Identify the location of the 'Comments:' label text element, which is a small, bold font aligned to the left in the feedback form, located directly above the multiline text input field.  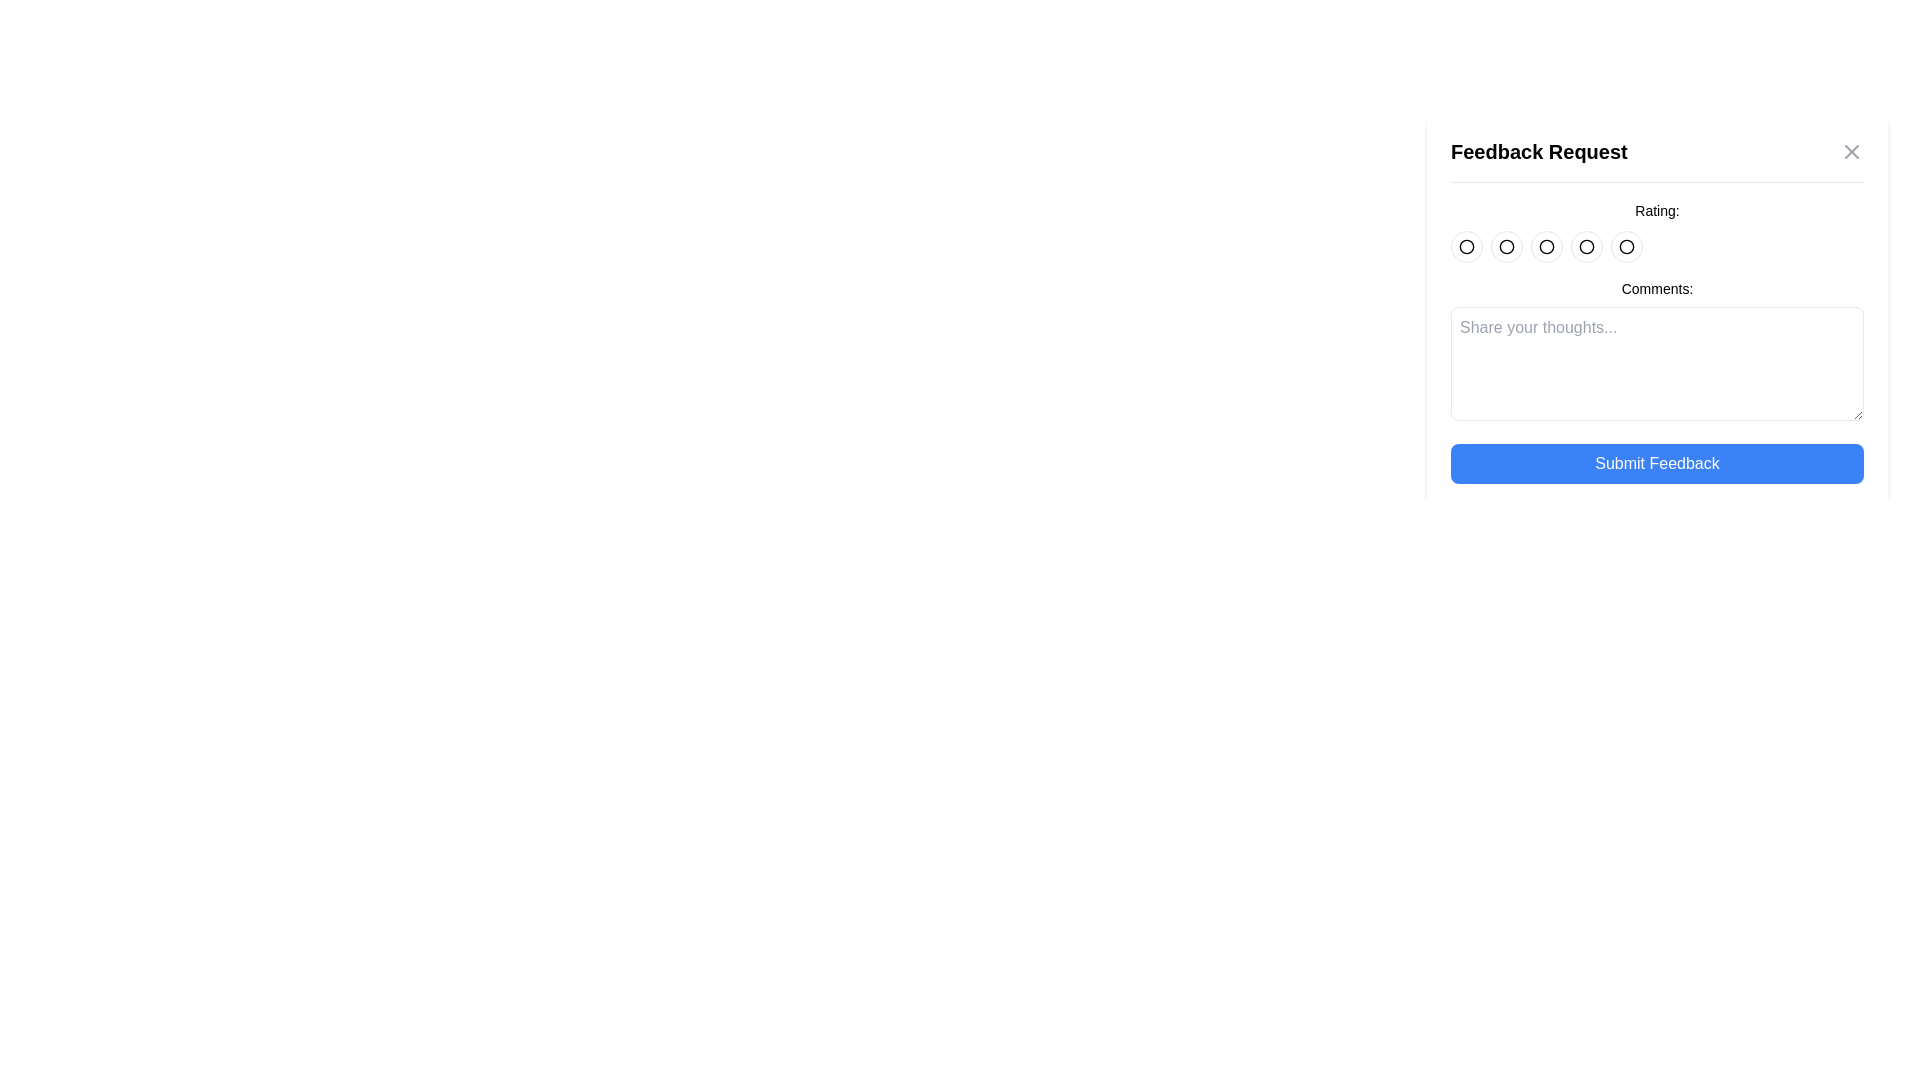
(1657, 289).